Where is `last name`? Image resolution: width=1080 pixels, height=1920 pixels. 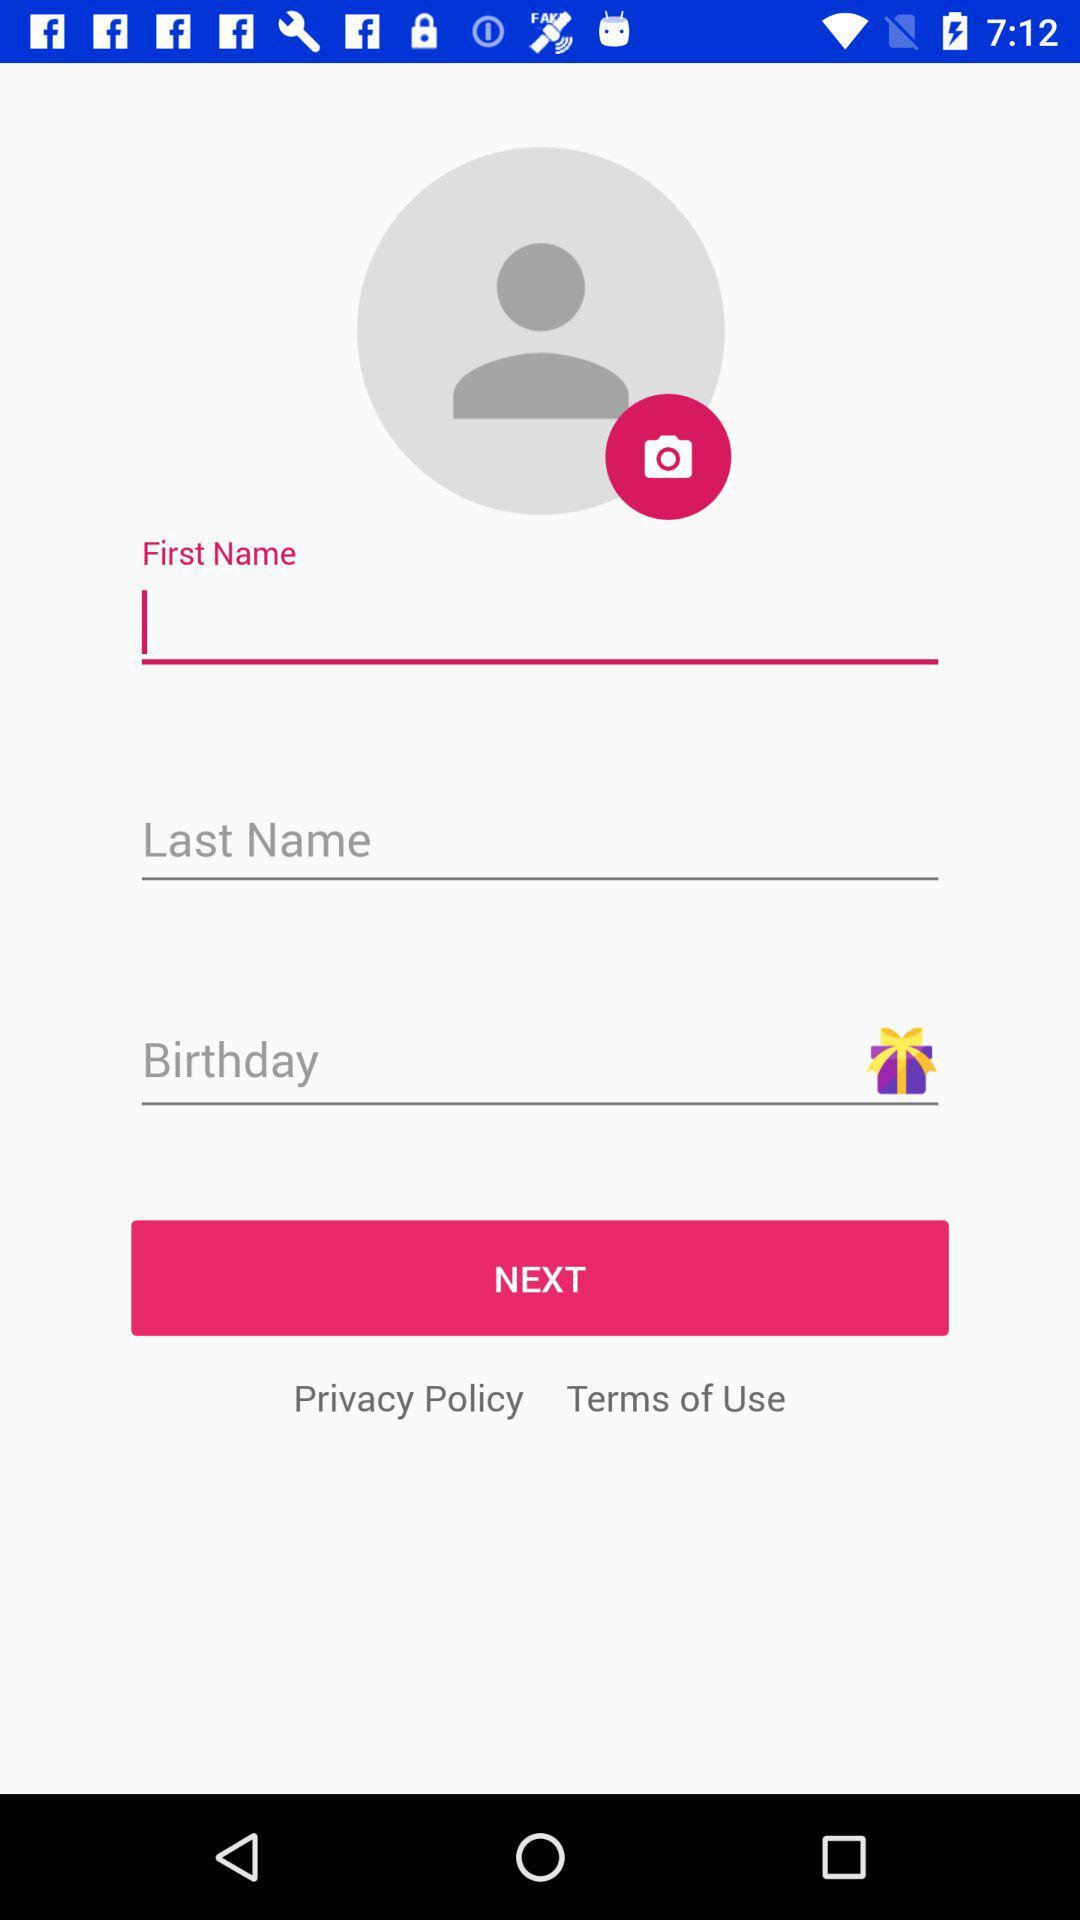
last name is located at coordinates (540, 841).